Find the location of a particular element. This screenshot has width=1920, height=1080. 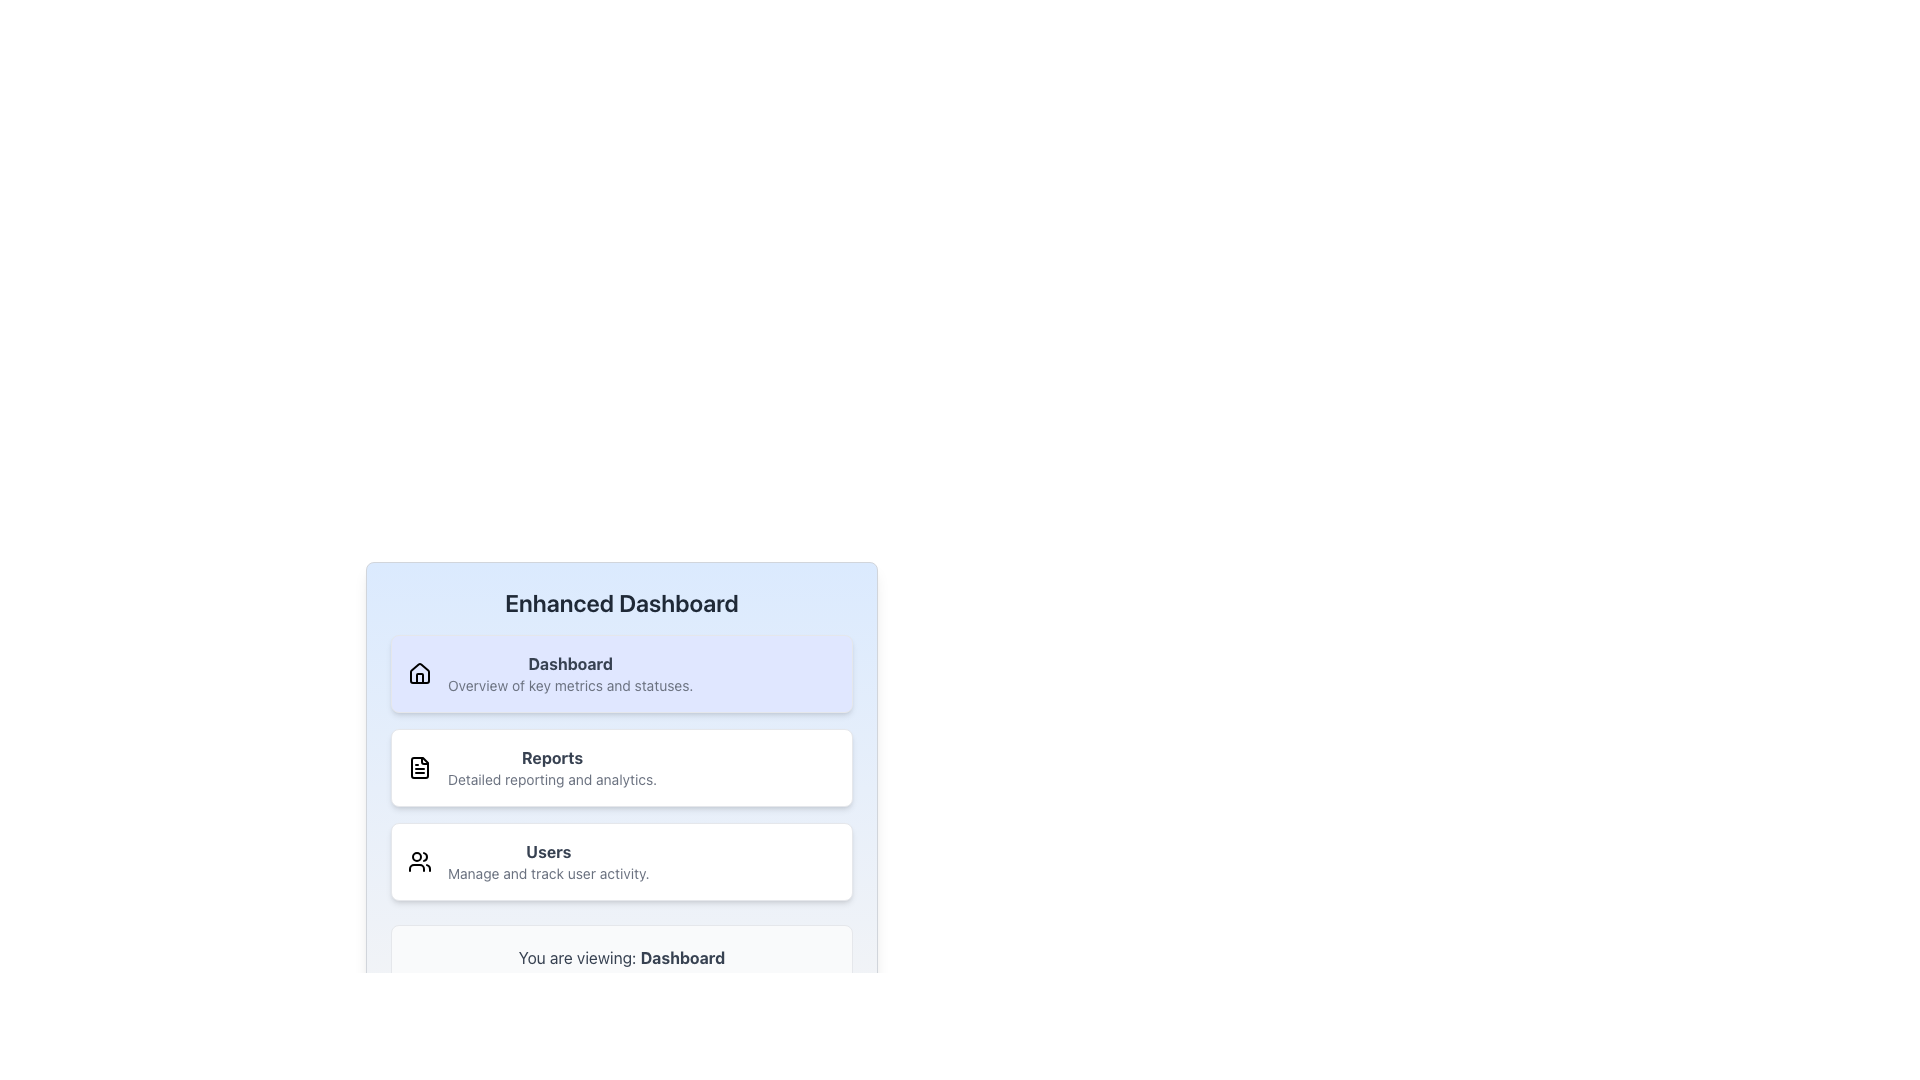

the 'Users' card which is the third item in a vertically stacked group of cards is located at coordinates (621, 860).